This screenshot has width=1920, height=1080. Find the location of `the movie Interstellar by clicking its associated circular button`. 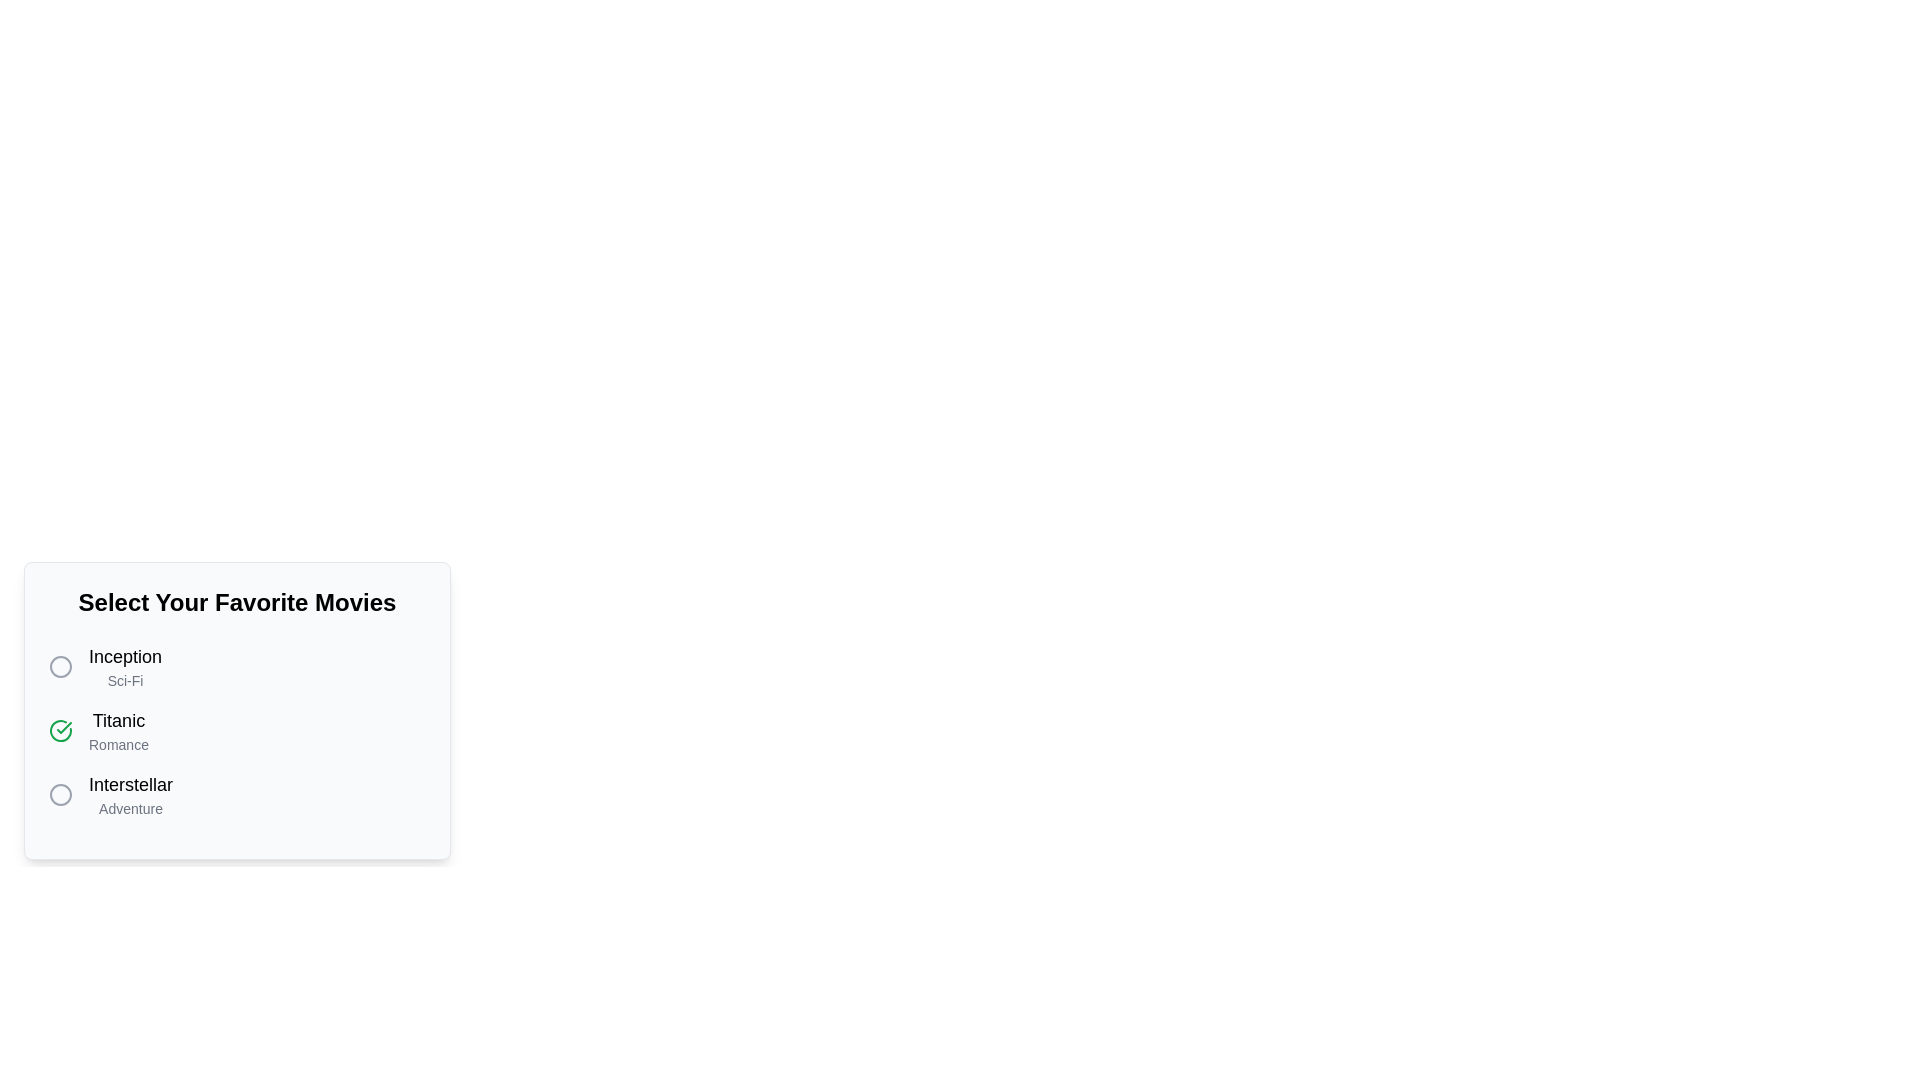

the movie Interstellar by clicking its associated circular button is located at coordinates (61, 793).